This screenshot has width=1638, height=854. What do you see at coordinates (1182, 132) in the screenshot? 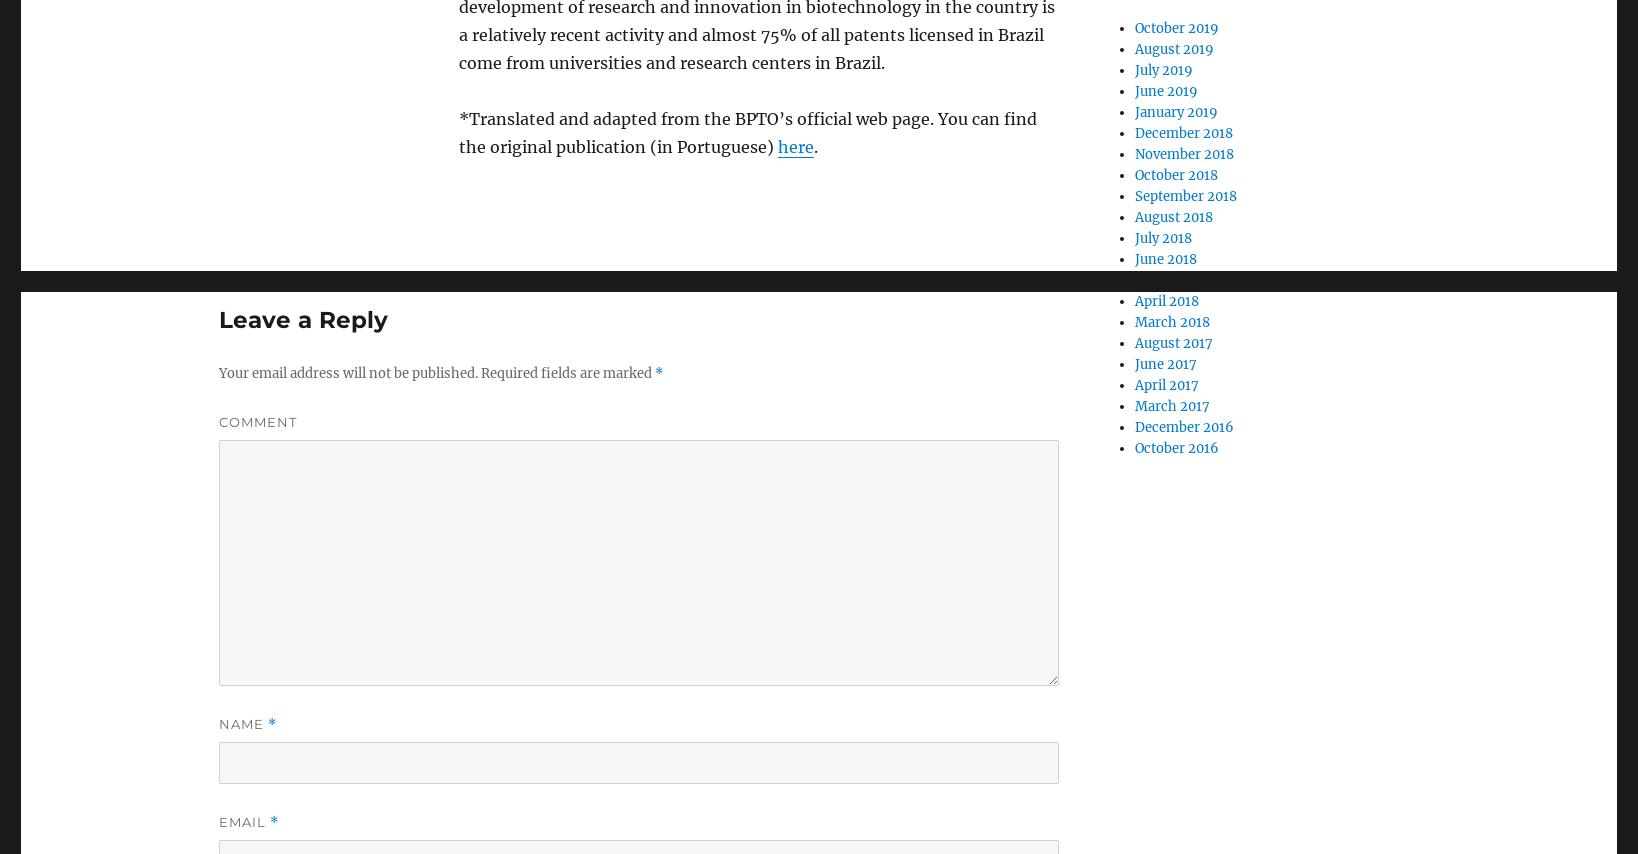
I see `'December 2018'` at bounding box center [1182, 132].